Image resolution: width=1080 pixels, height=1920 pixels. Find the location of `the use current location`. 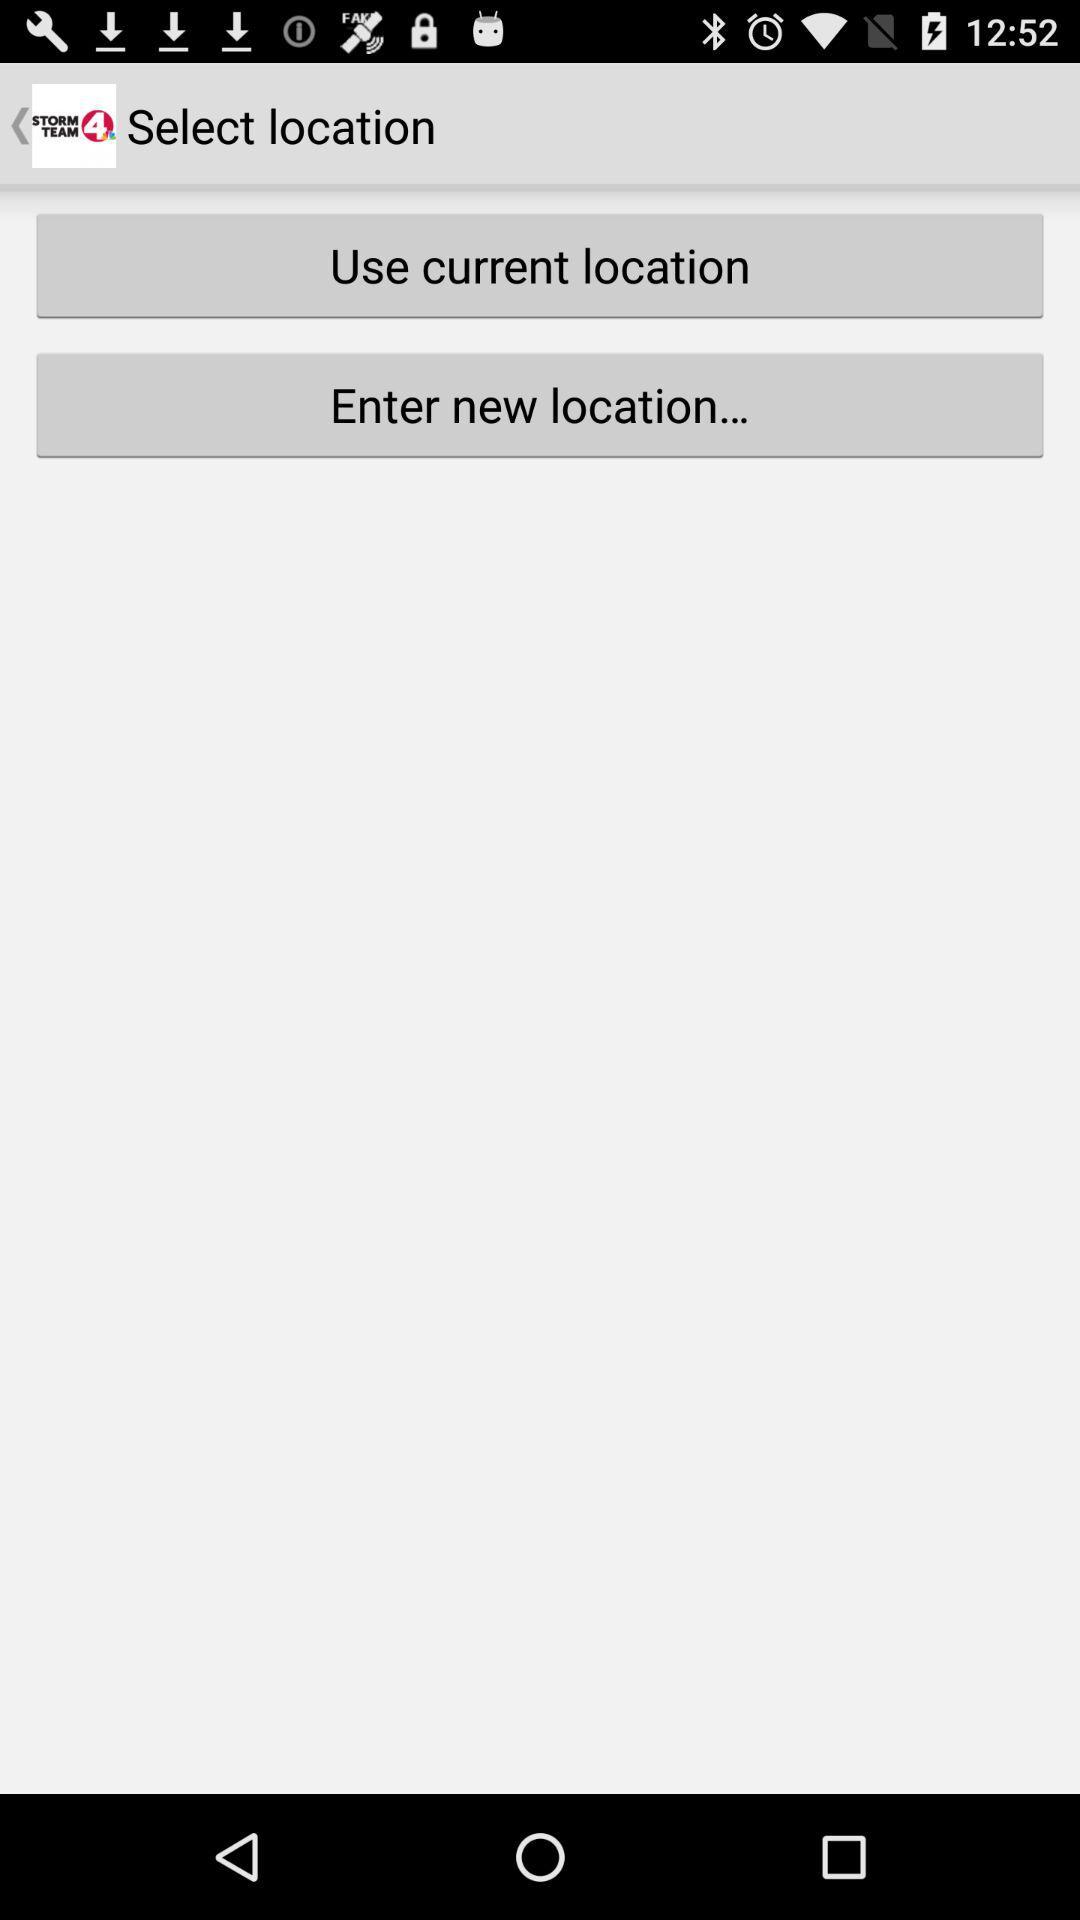

the use current location is located at coordinates (540, 264).